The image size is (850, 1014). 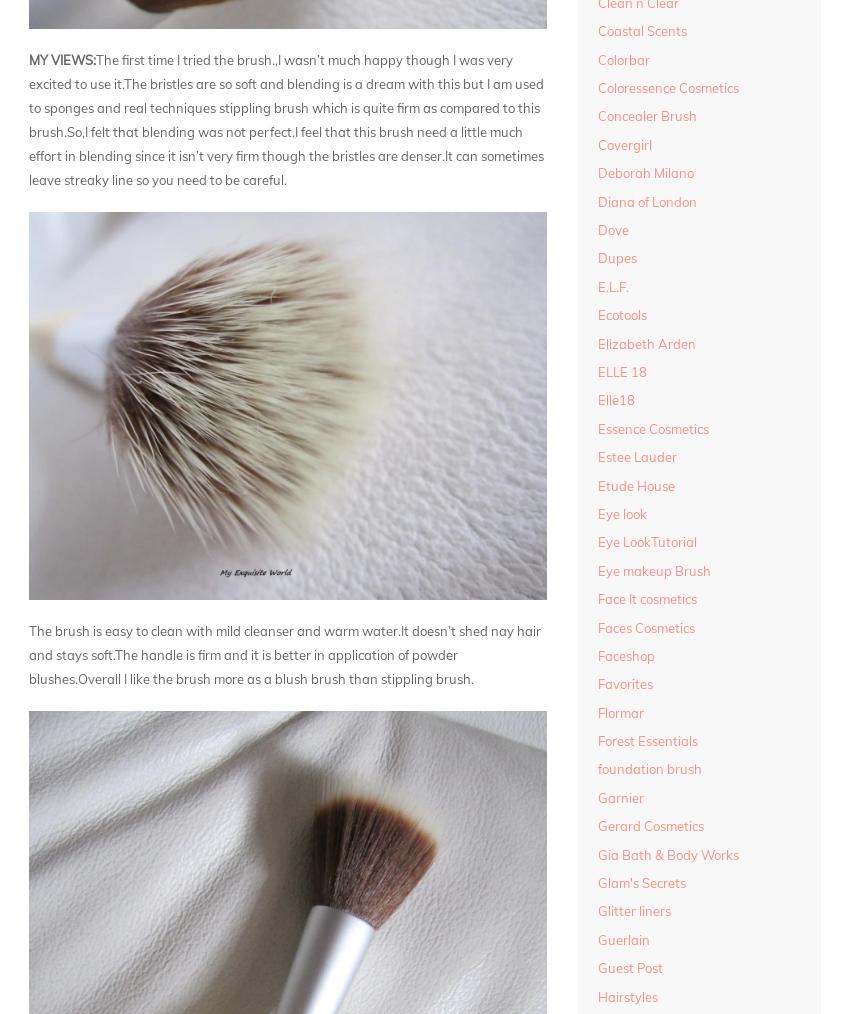 I want to click on 'Concealer Brush', so click(x=647, y=116).